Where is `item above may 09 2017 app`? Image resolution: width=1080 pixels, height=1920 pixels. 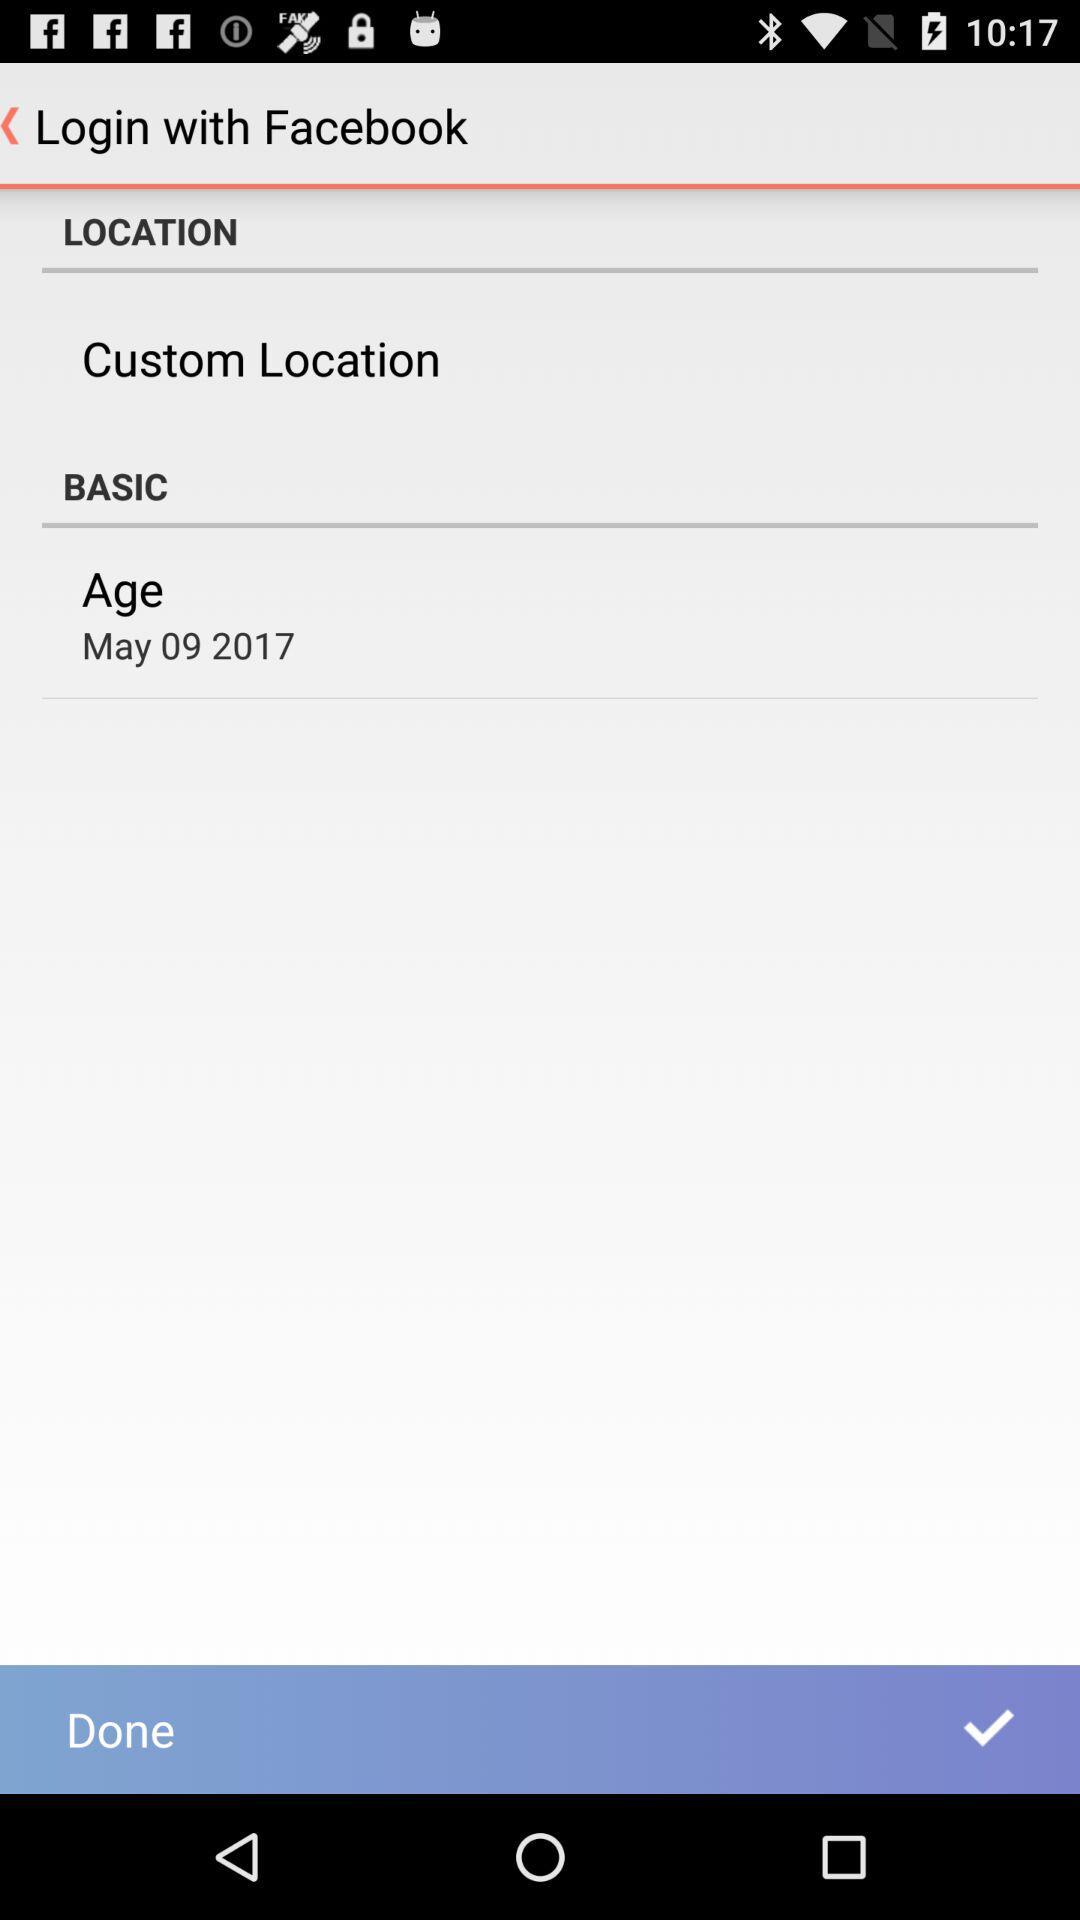
item above may 09 2017 app is located at coordinates (122, 587).